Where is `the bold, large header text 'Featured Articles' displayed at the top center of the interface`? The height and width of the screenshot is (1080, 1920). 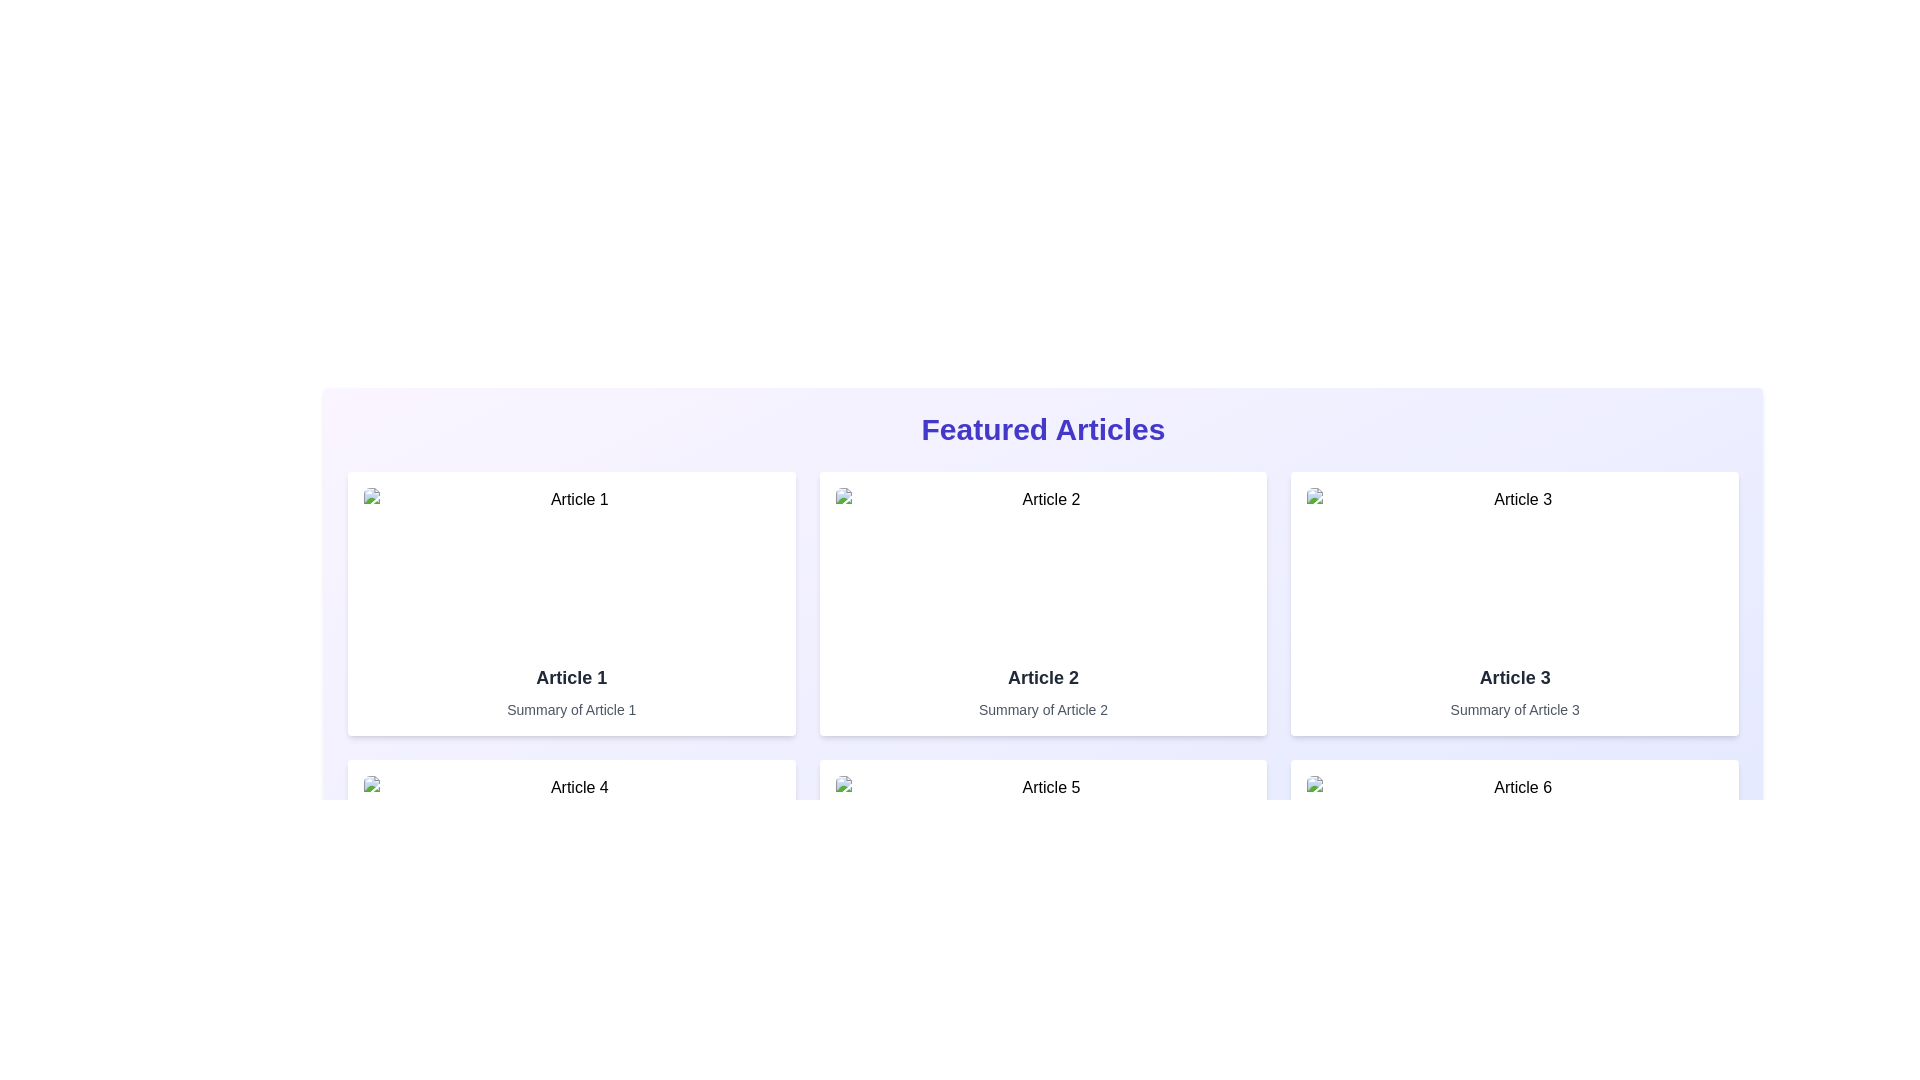
the bold, large header text 'Featured Articles' displayed at the top center of the interface is located at coordinates (1042, 428).